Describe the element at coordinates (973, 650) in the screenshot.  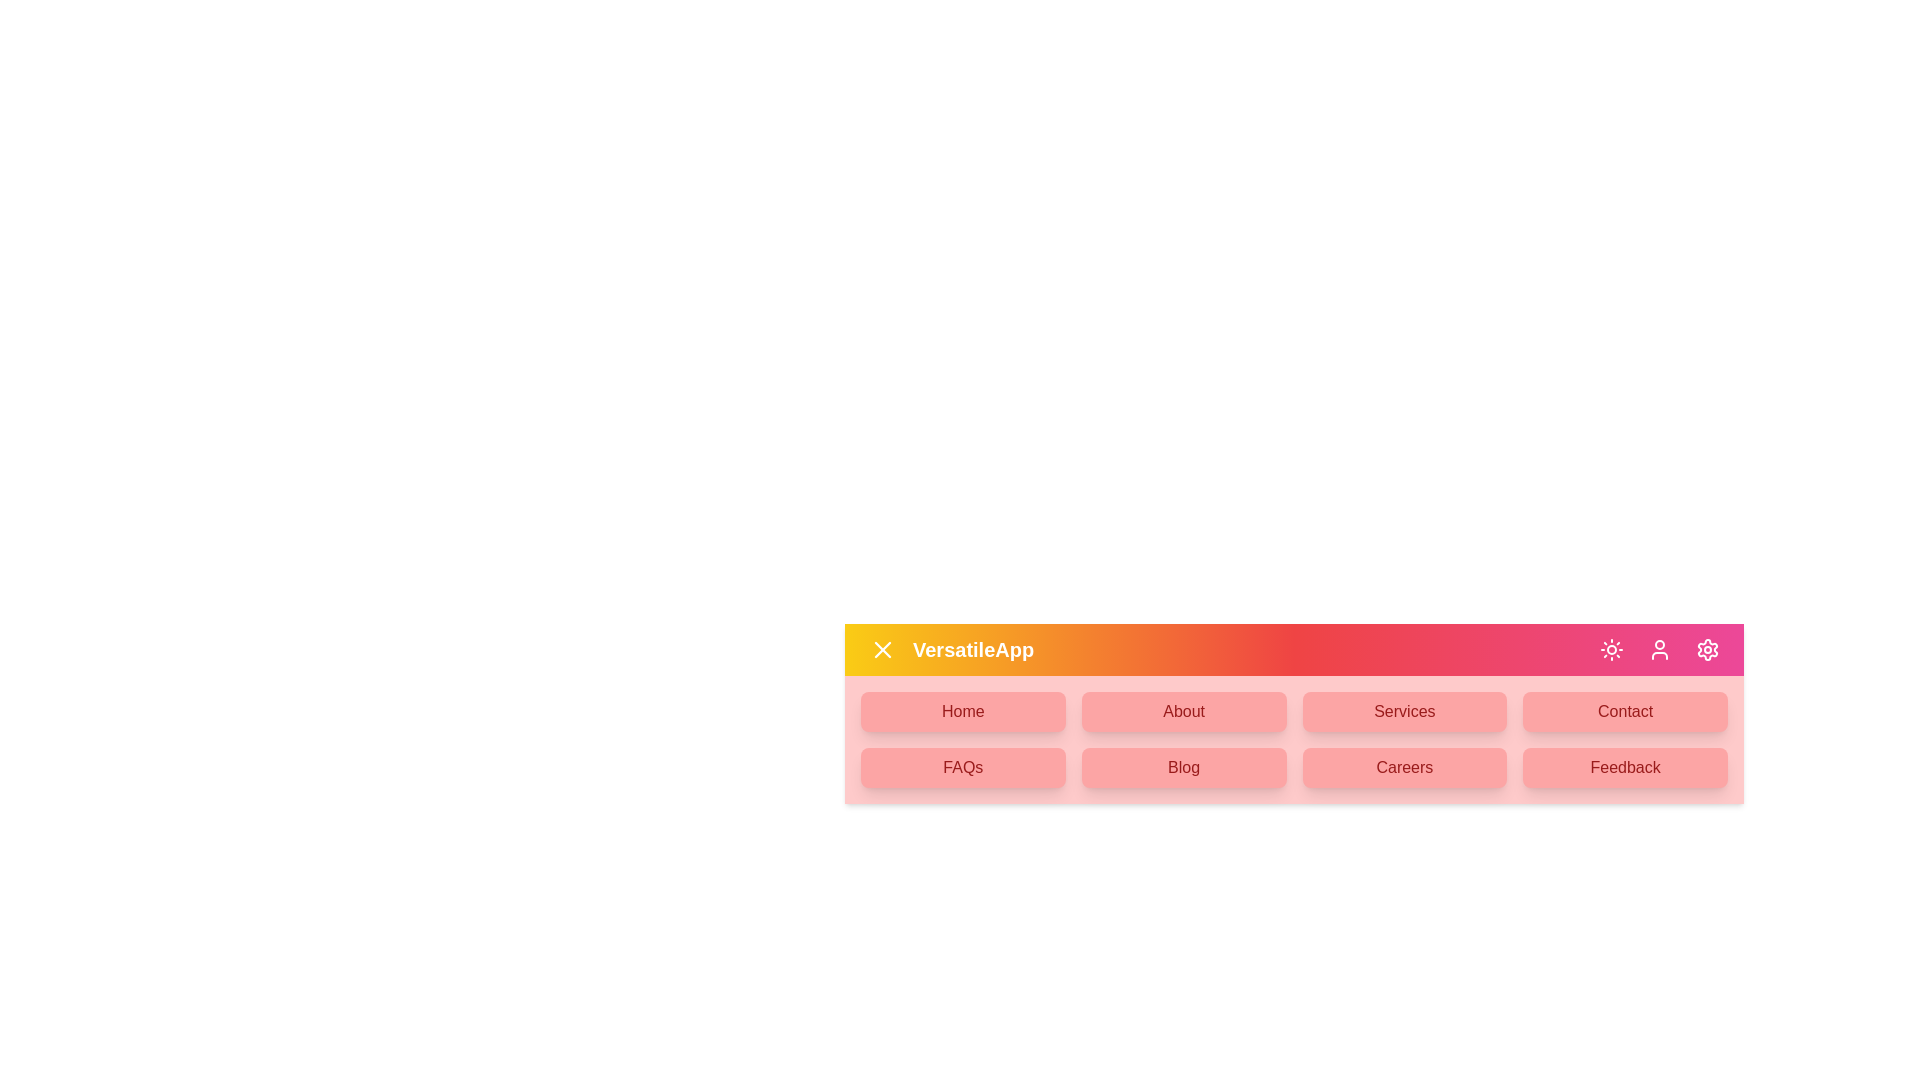
I see `the text 'VersatileApp' to view its details or functionality` at that location.